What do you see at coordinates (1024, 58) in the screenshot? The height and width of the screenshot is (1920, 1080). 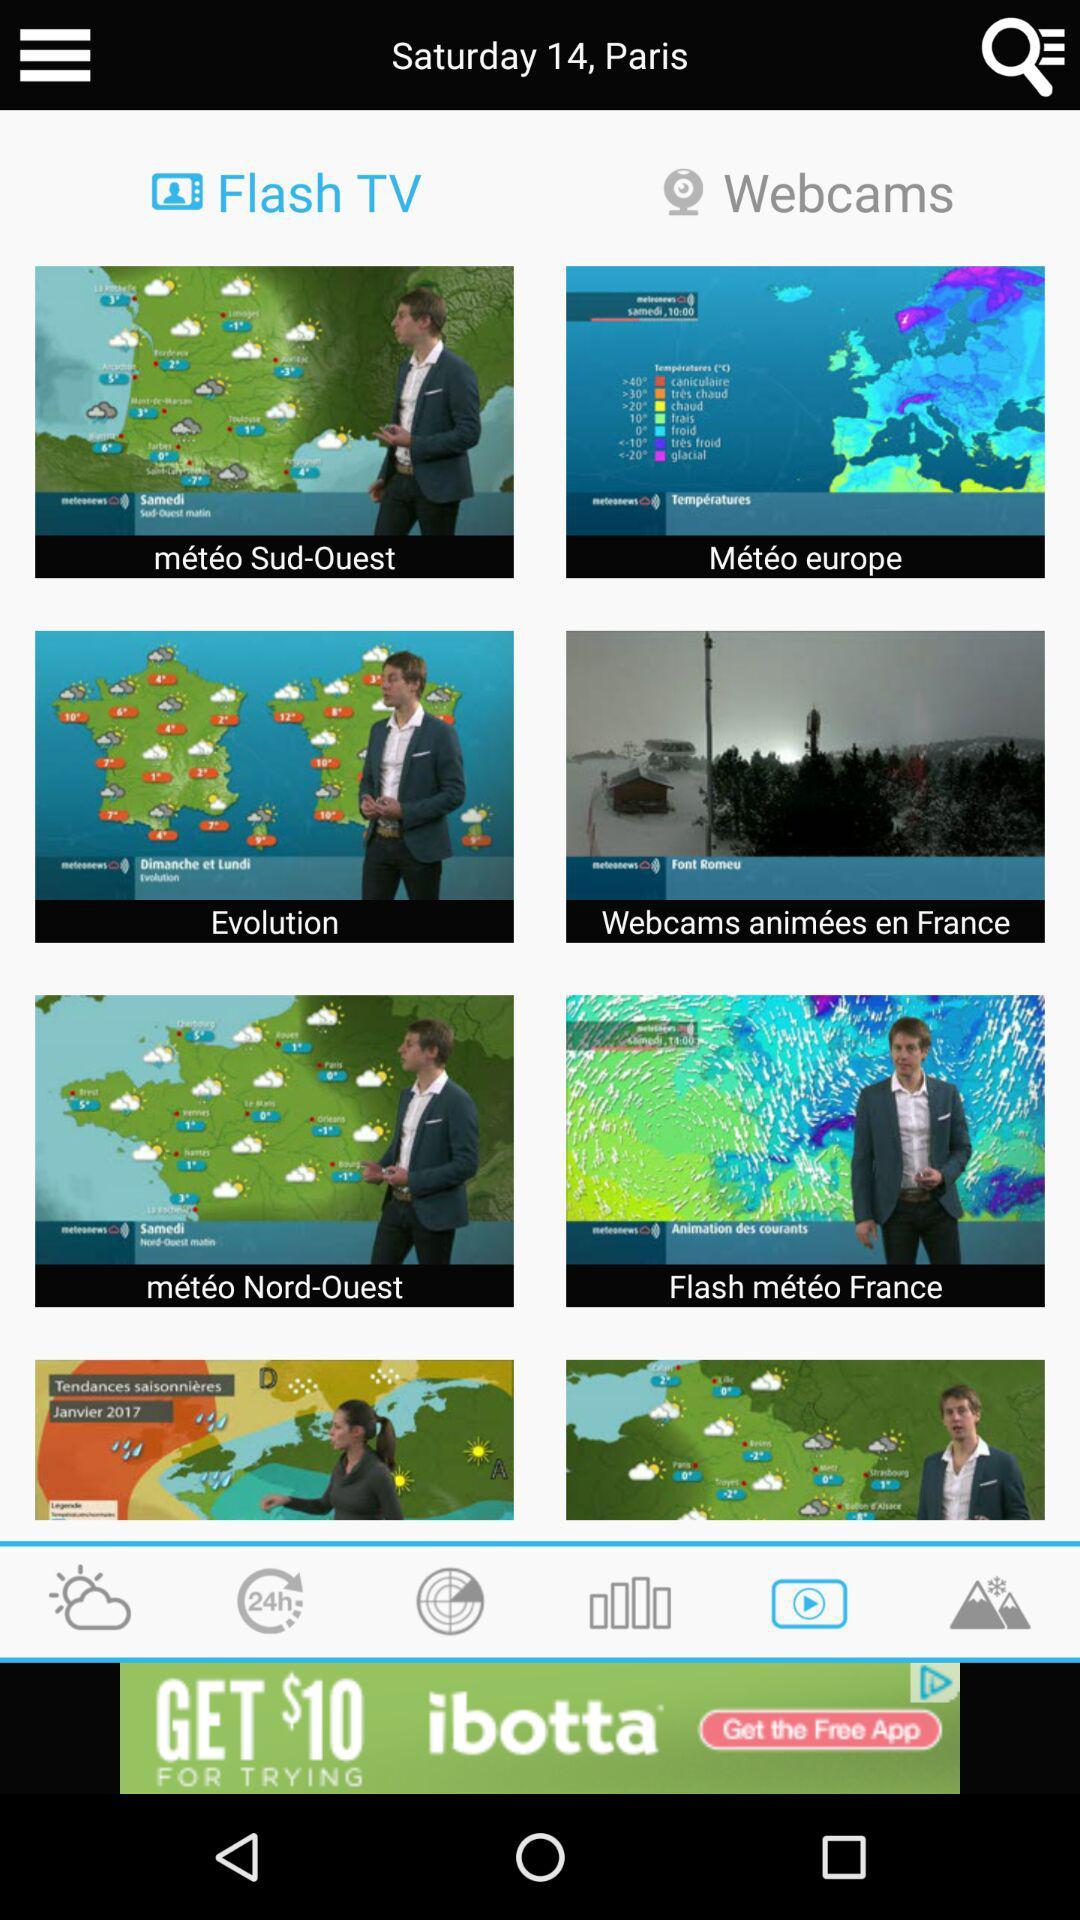 I see `the search icon` at bounding box center [1024, 58].